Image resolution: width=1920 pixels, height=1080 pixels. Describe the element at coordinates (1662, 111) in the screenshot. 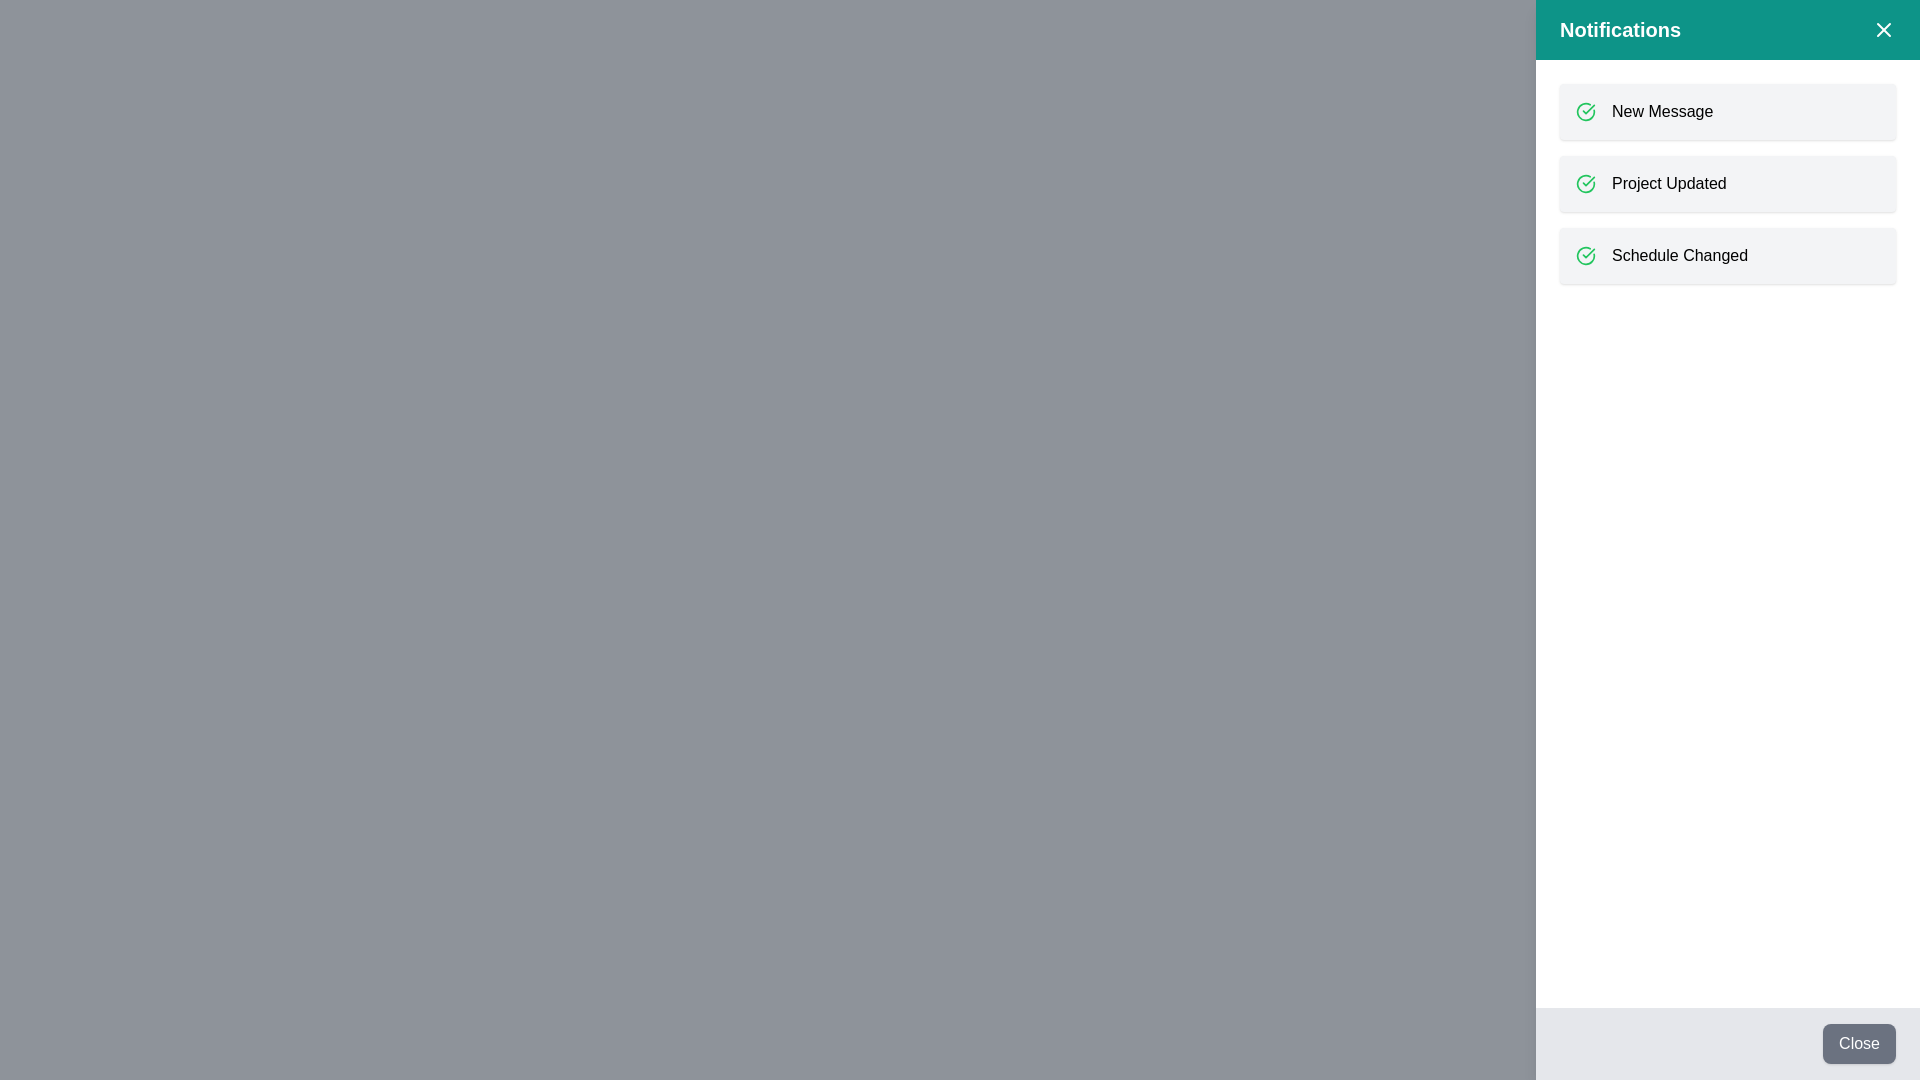

I see `text from the title or main label of the first notification item in the notification panel, which is positioned to the right of a green checkmark icon and centered in a light-gray notification box` at that location.